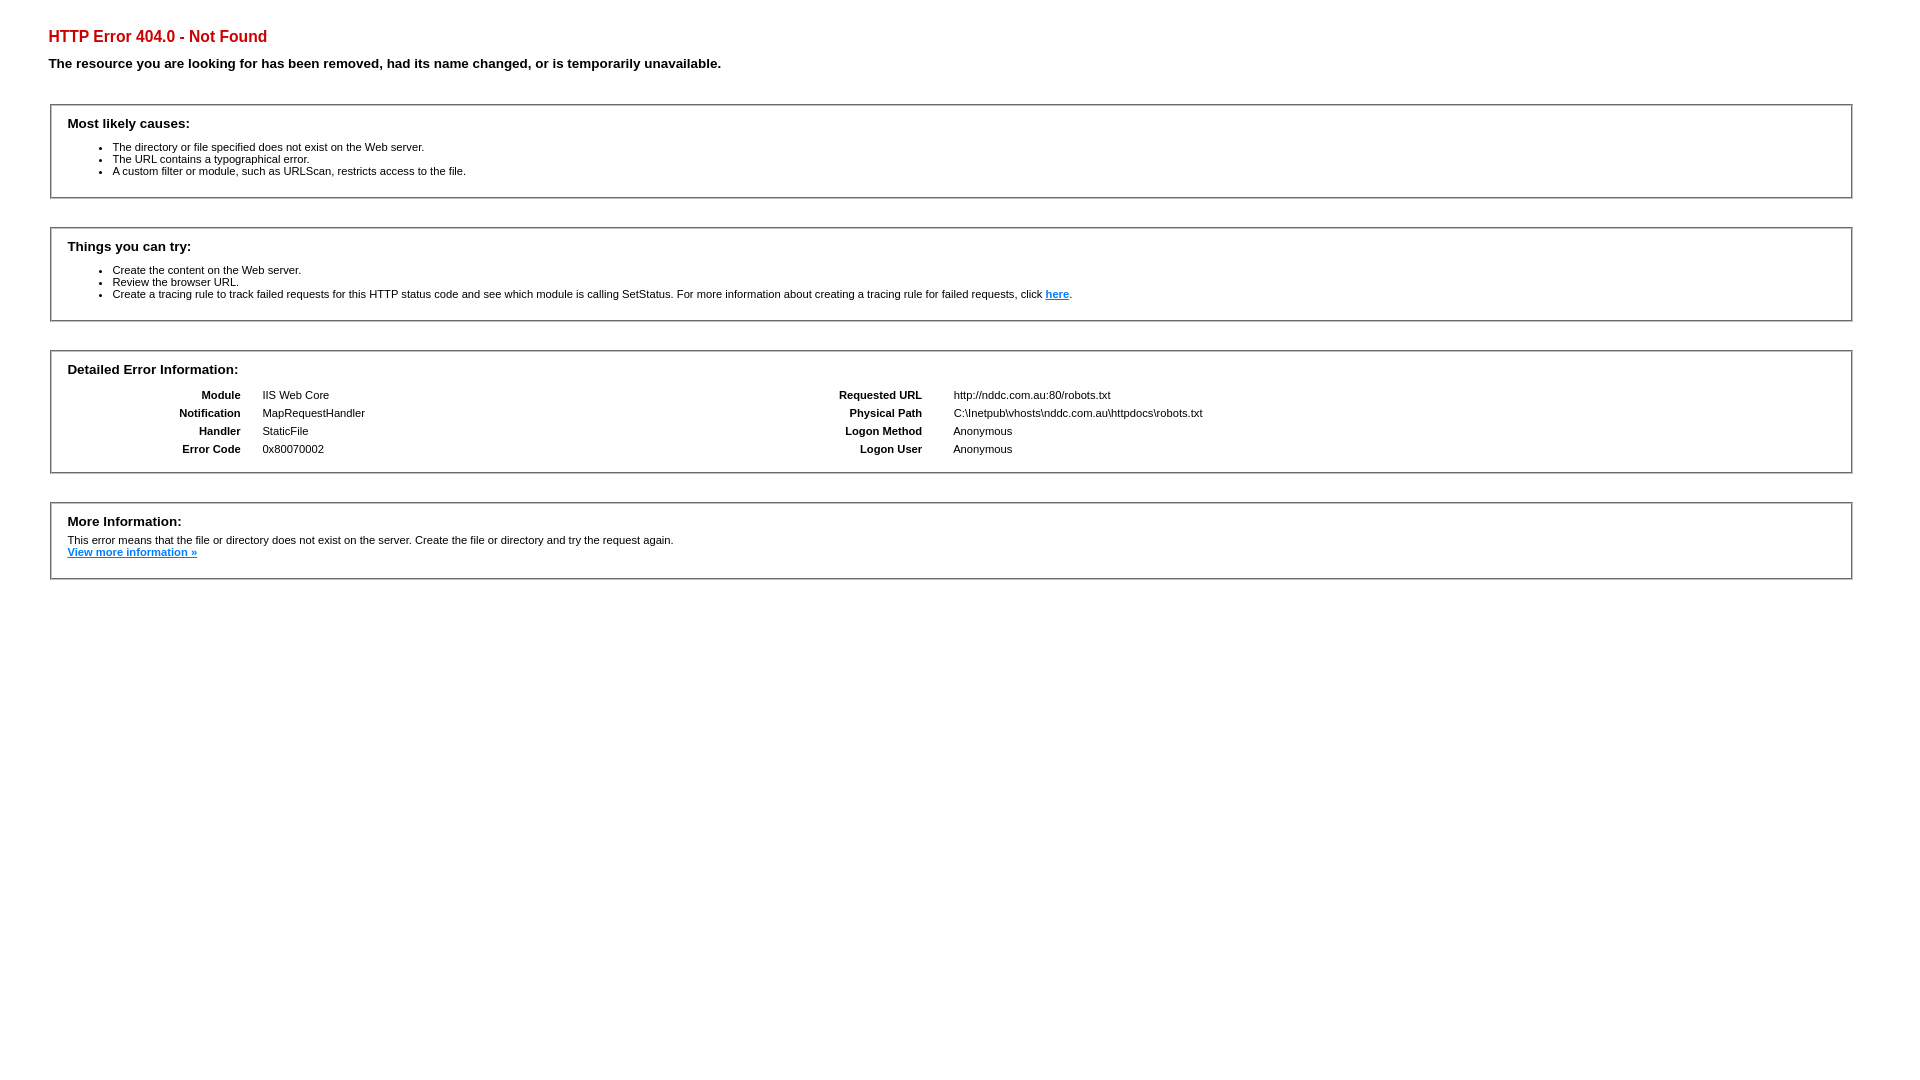 The width and height of the screenshot is (1920, 1080). Describe the element at coordinates (1045, 293) in the screenshot. I see `'here'` at that location.